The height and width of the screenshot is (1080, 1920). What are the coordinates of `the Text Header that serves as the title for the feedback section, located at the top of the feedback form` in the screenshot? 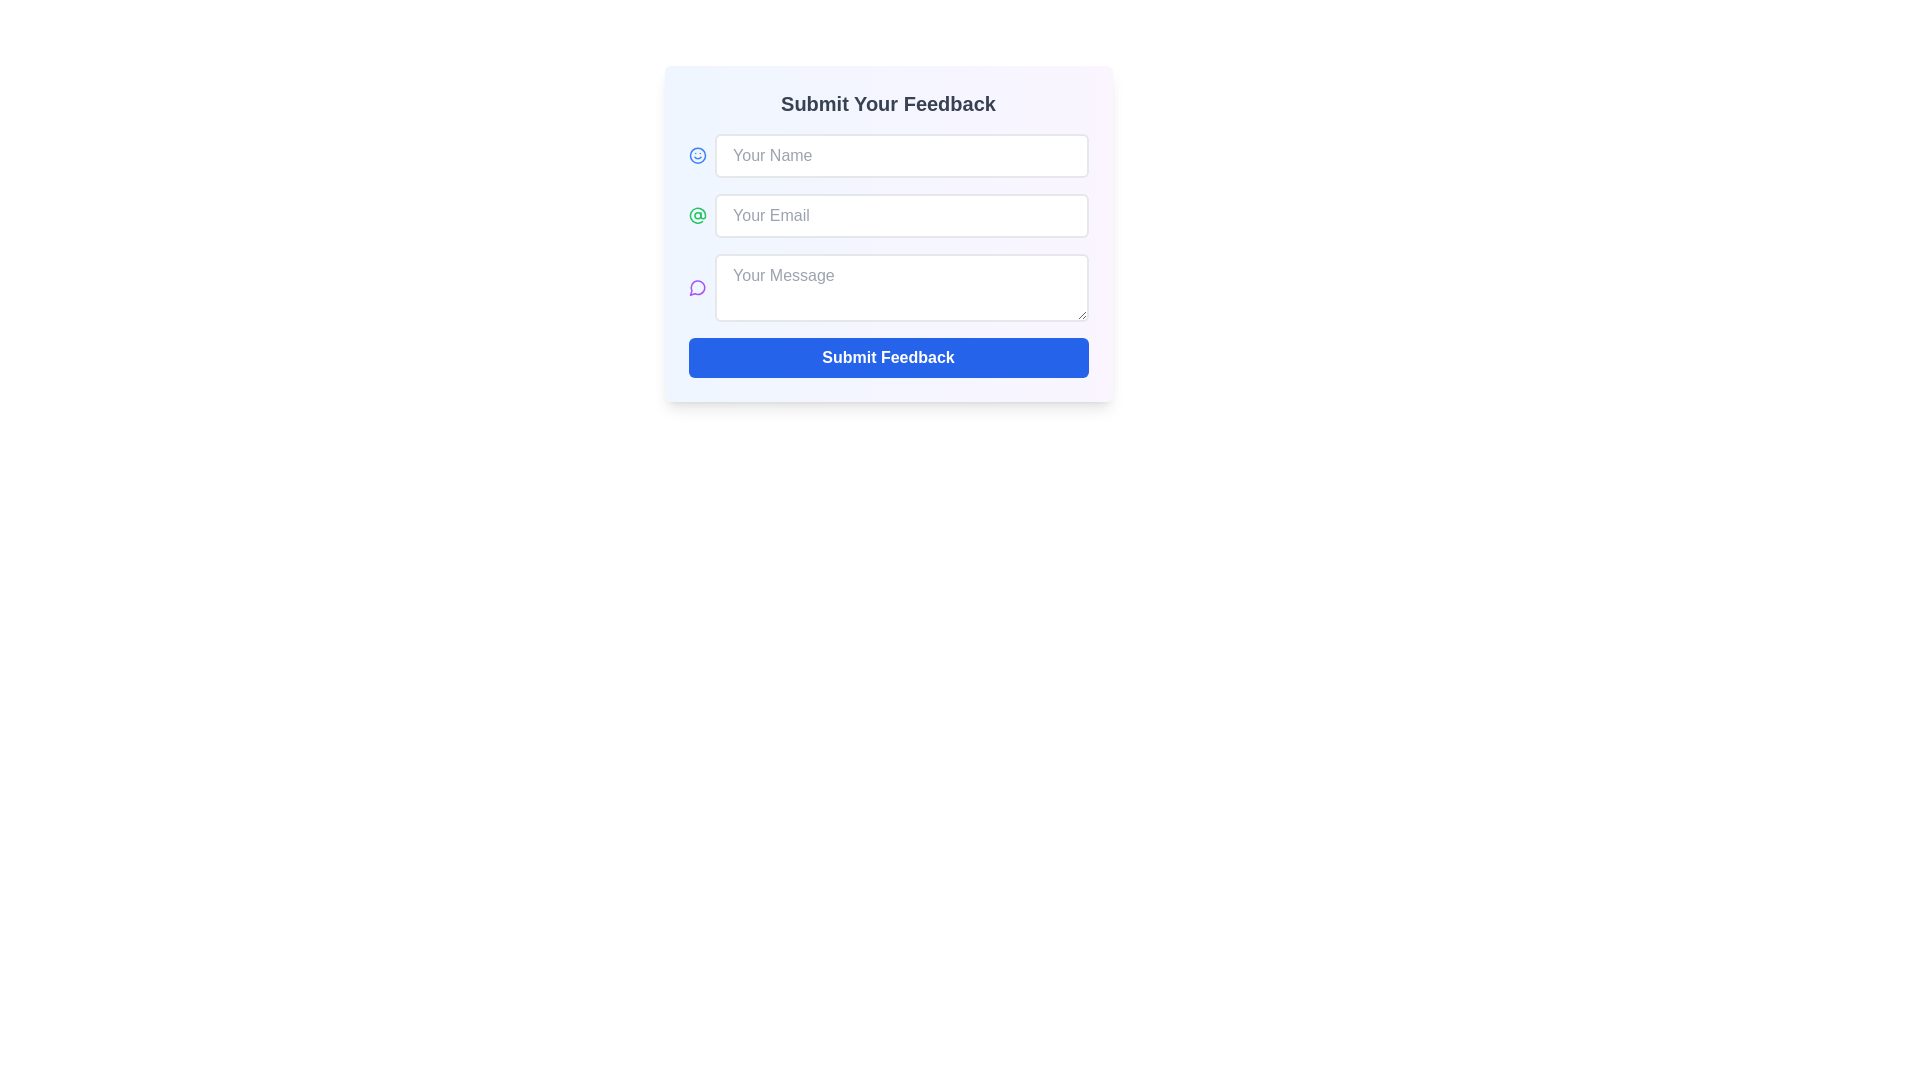 It's located at (887, 104).